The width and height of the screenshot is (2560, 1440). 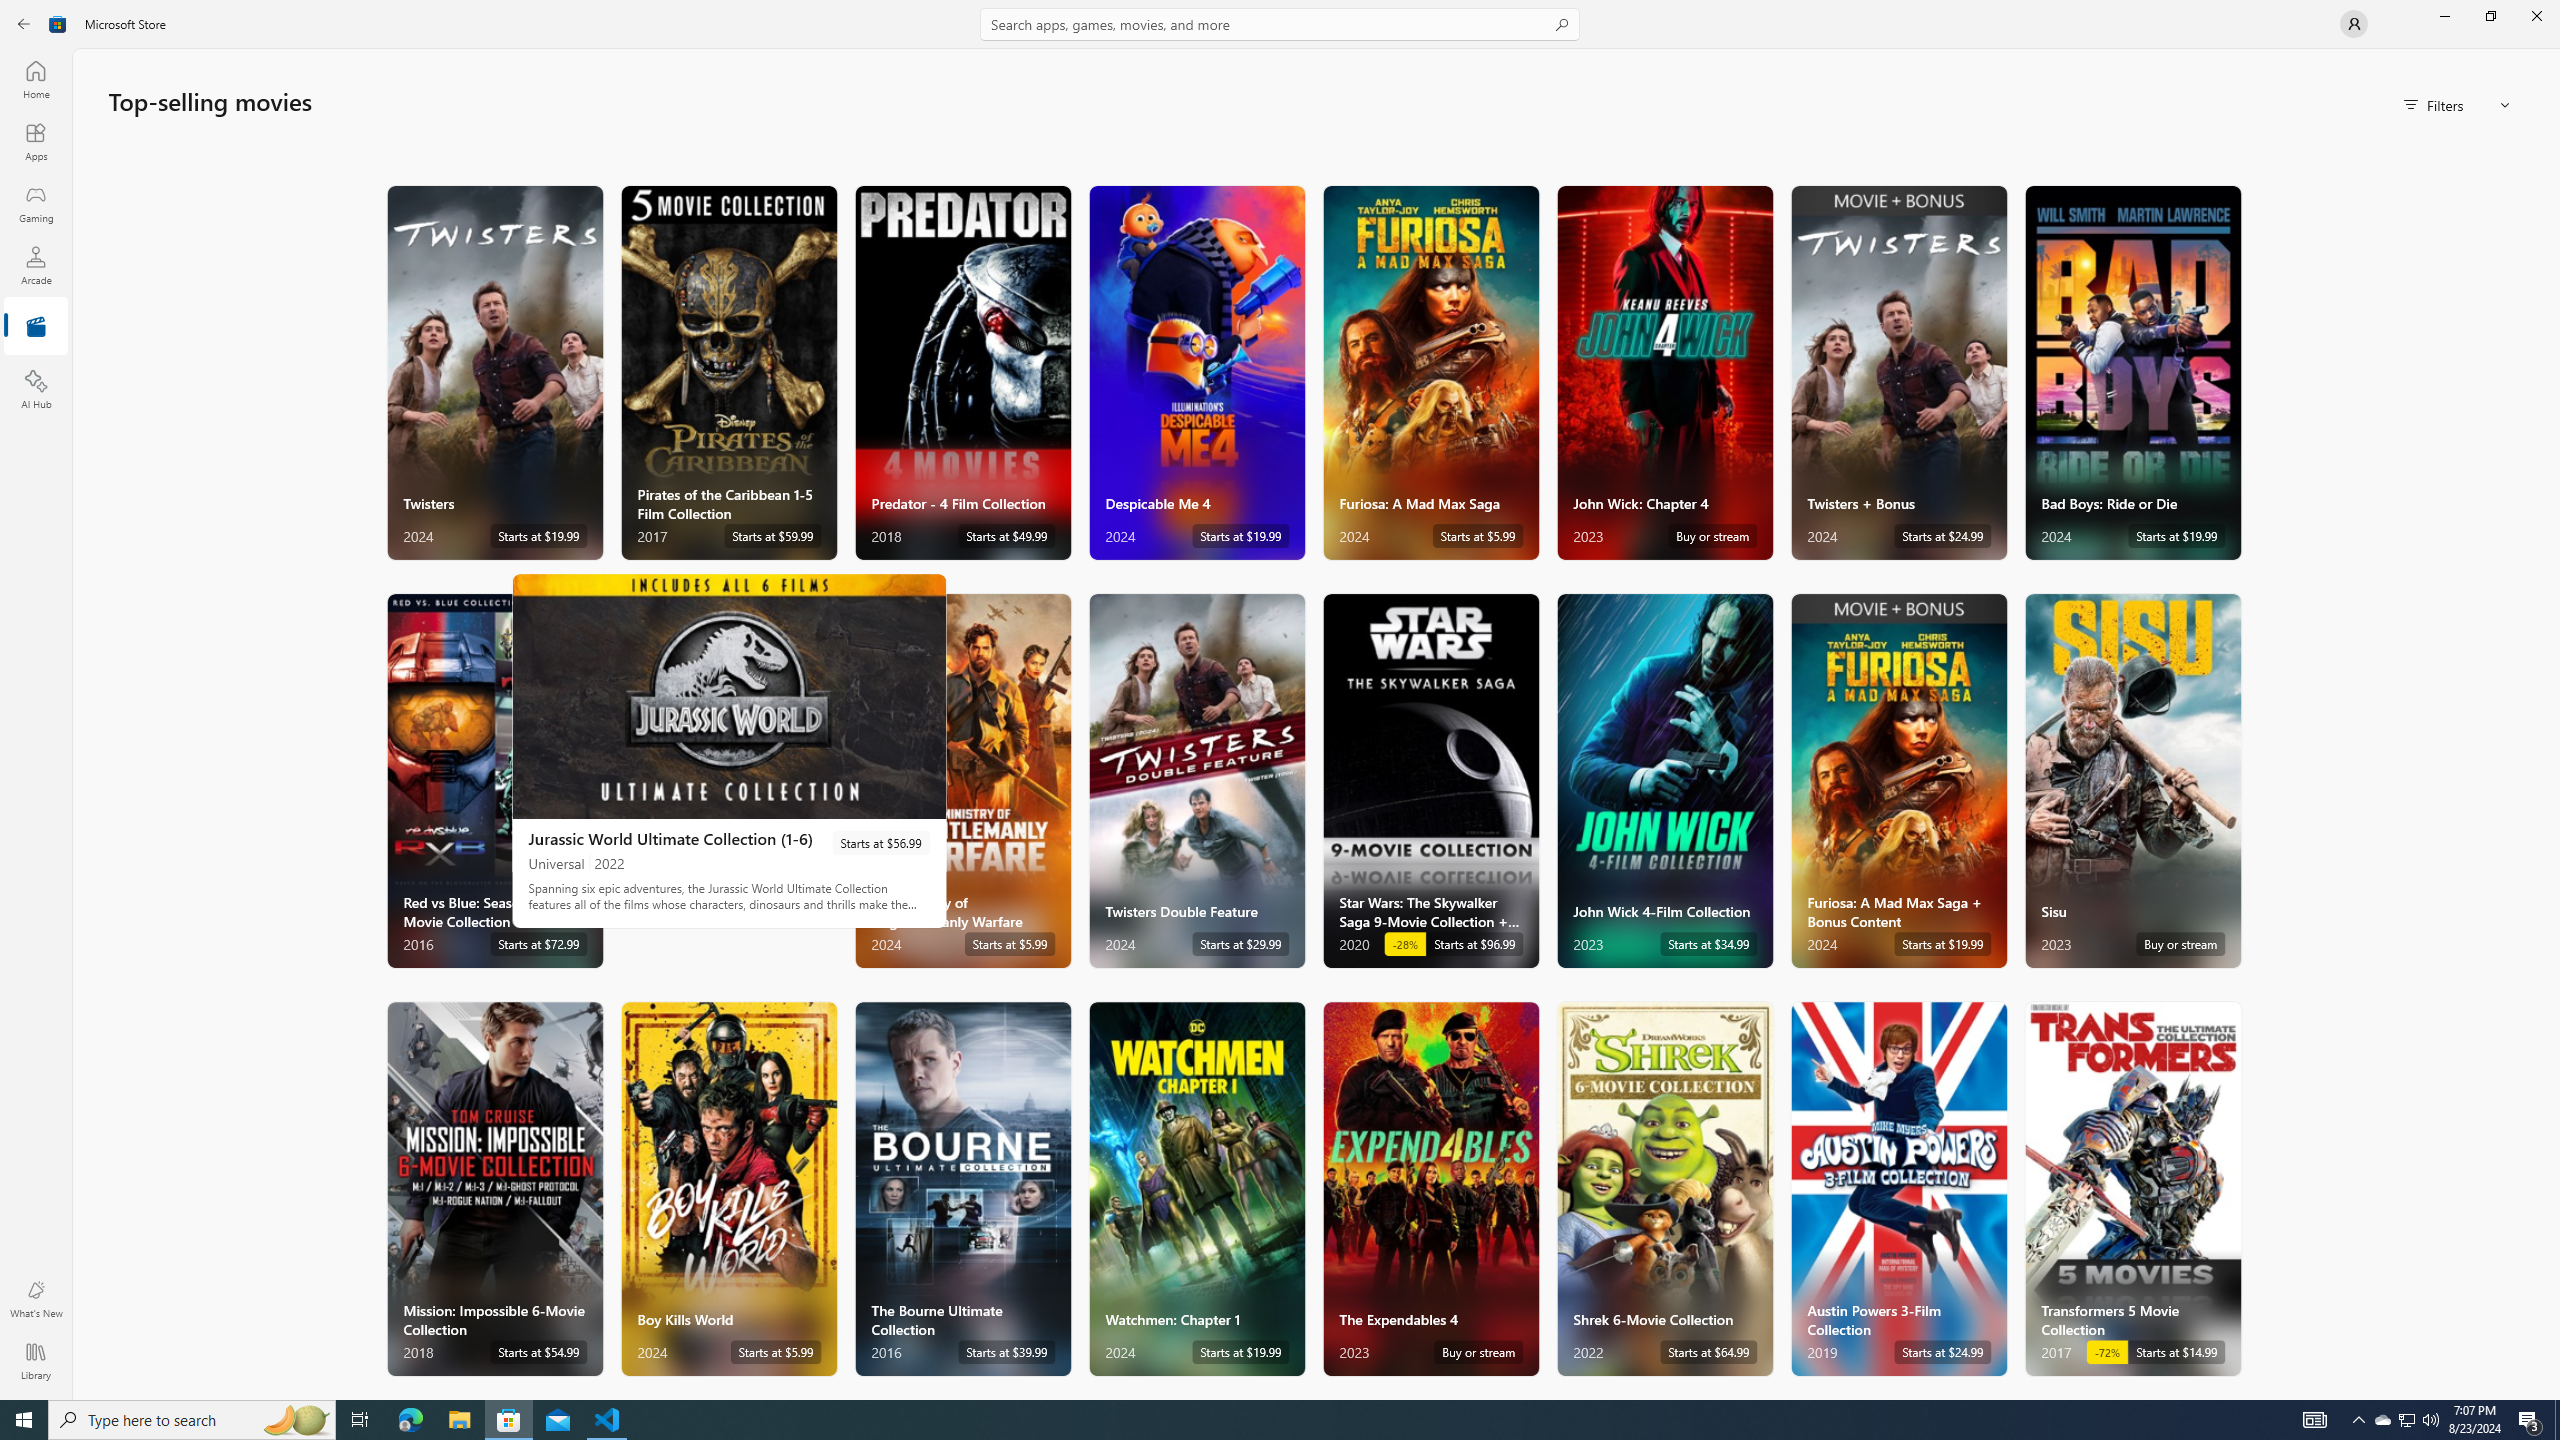 What do you see at coordinates (729, 750) in the screenshot?
I see `'Jurassic World Ultimate Collection (1-6). Starts at $56.99  '` at bounding box center [729, 750].